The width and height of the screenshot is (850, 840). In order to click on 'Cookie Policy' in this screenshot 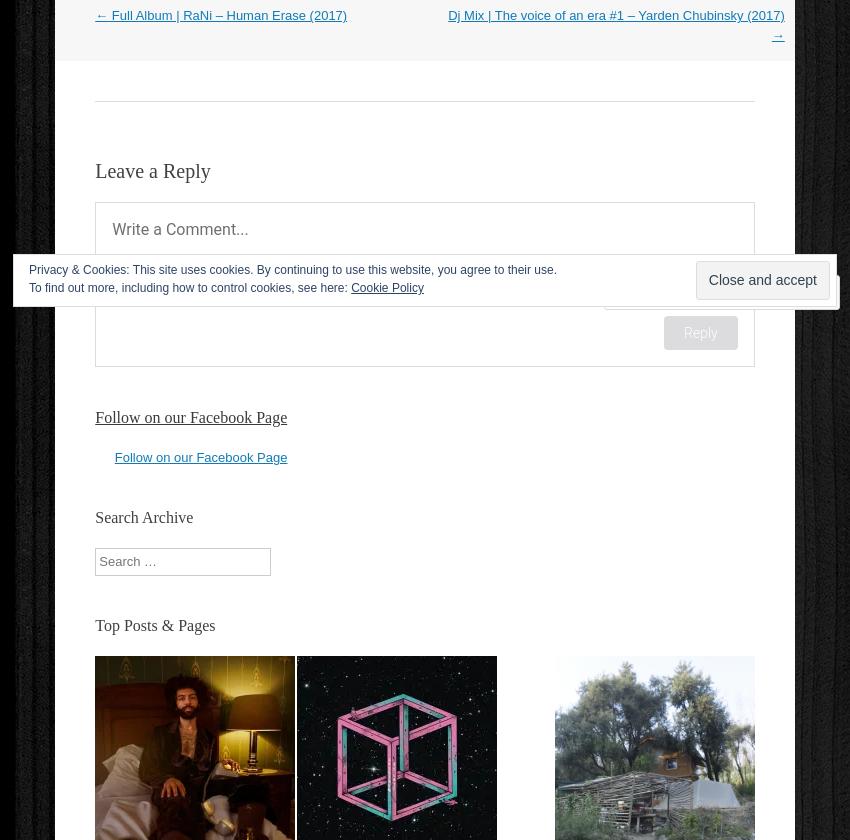, I will do `click(349, 288)`.